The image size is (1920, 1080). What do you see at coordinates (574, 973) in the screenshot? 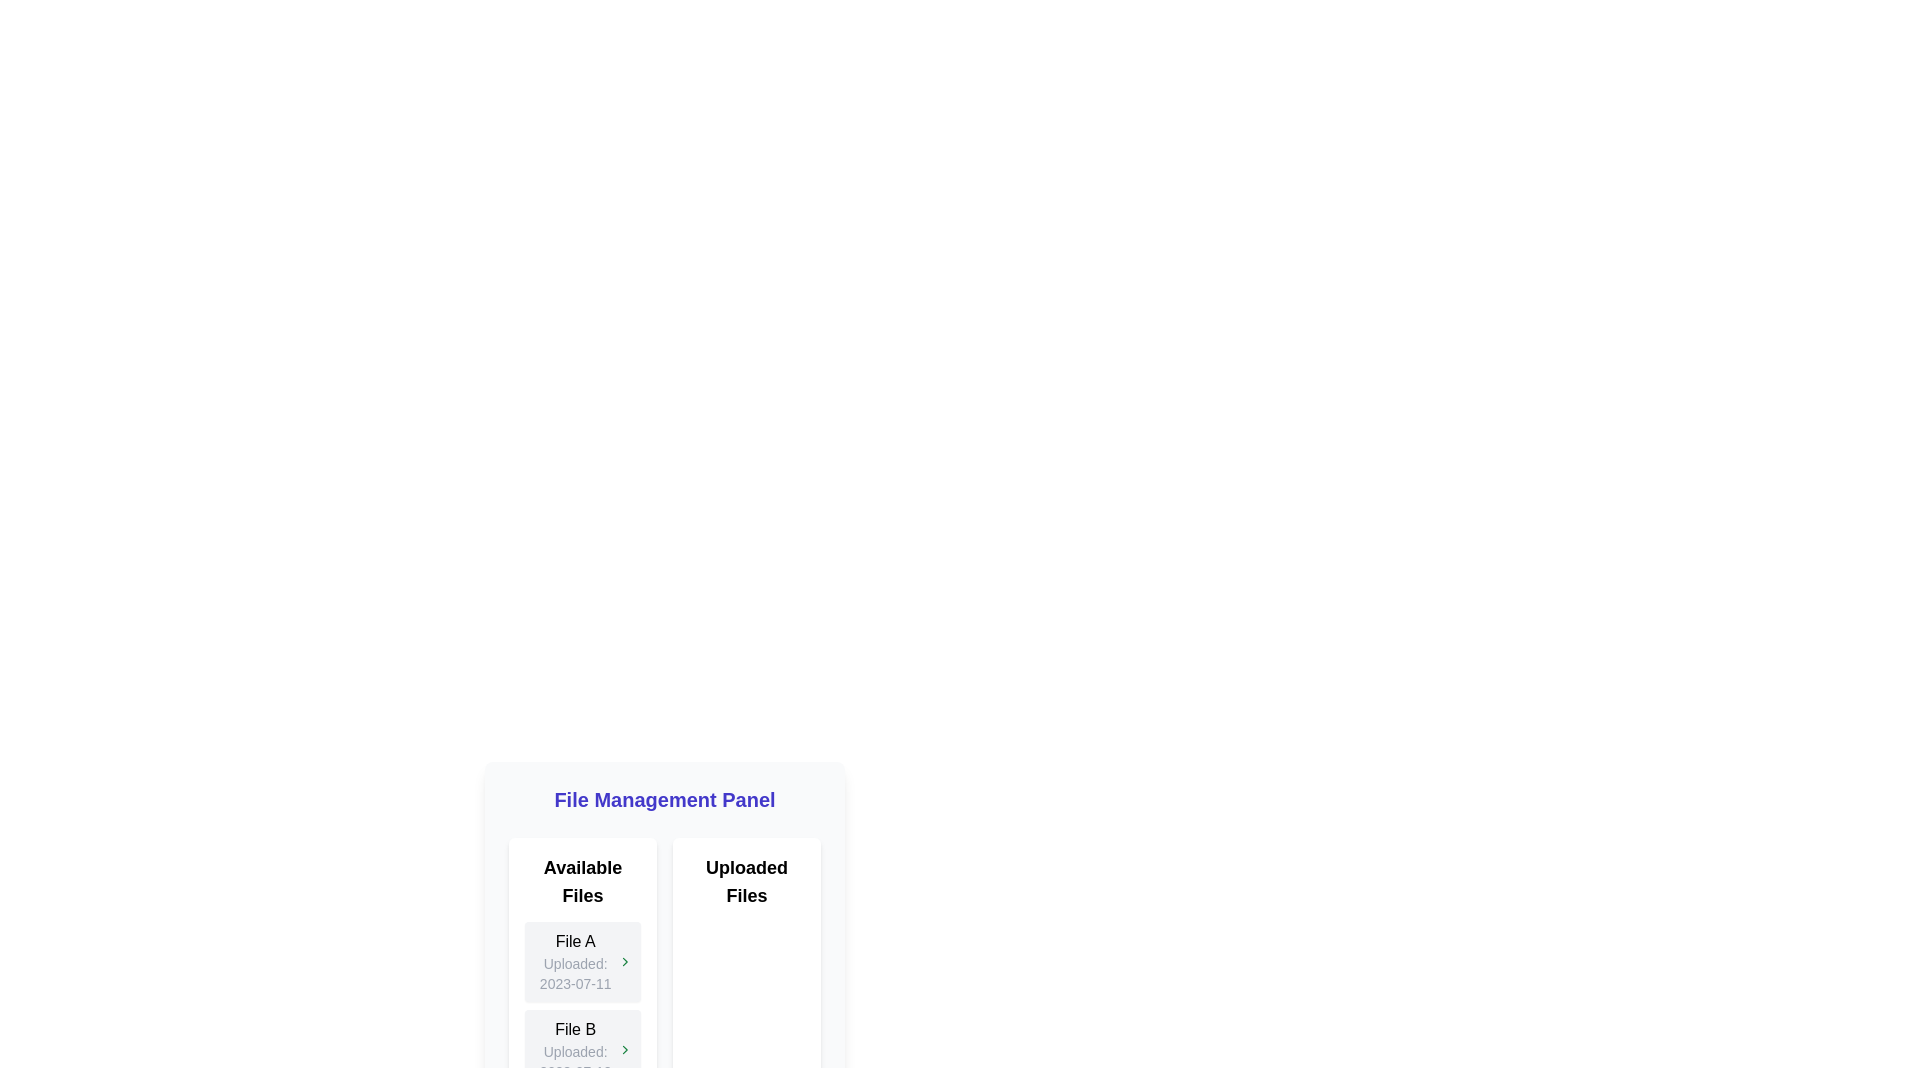
I see `text label displaying 'Uploaded: 2023-07-11', which is positioned below 'File A' in the 'Available Files' column of the 'File Management Panel'` at bounding box center [574, 973].